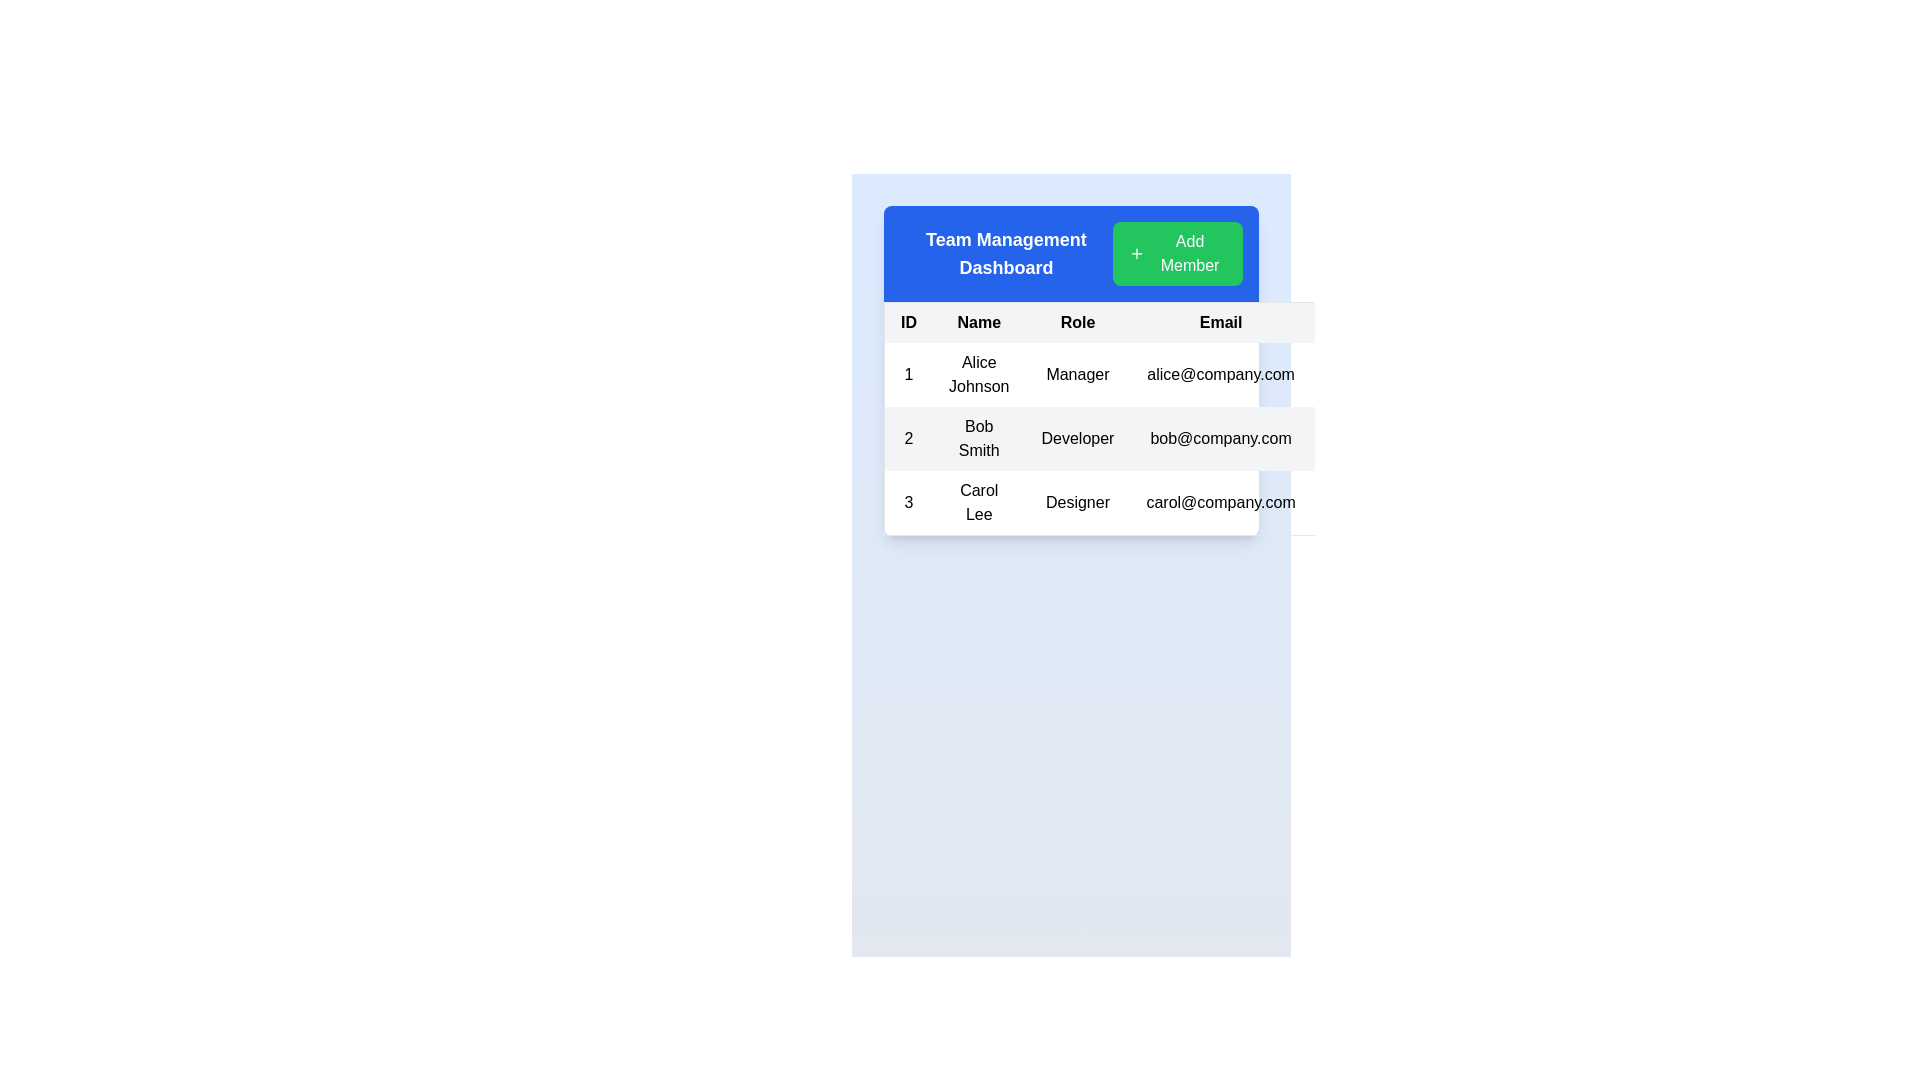  Describe the element at coordinates (1220, 438) in the screenshot. I see `the static text displaying 'bob@company.com' located in the 'Email' column of the second row in the table` at that location.